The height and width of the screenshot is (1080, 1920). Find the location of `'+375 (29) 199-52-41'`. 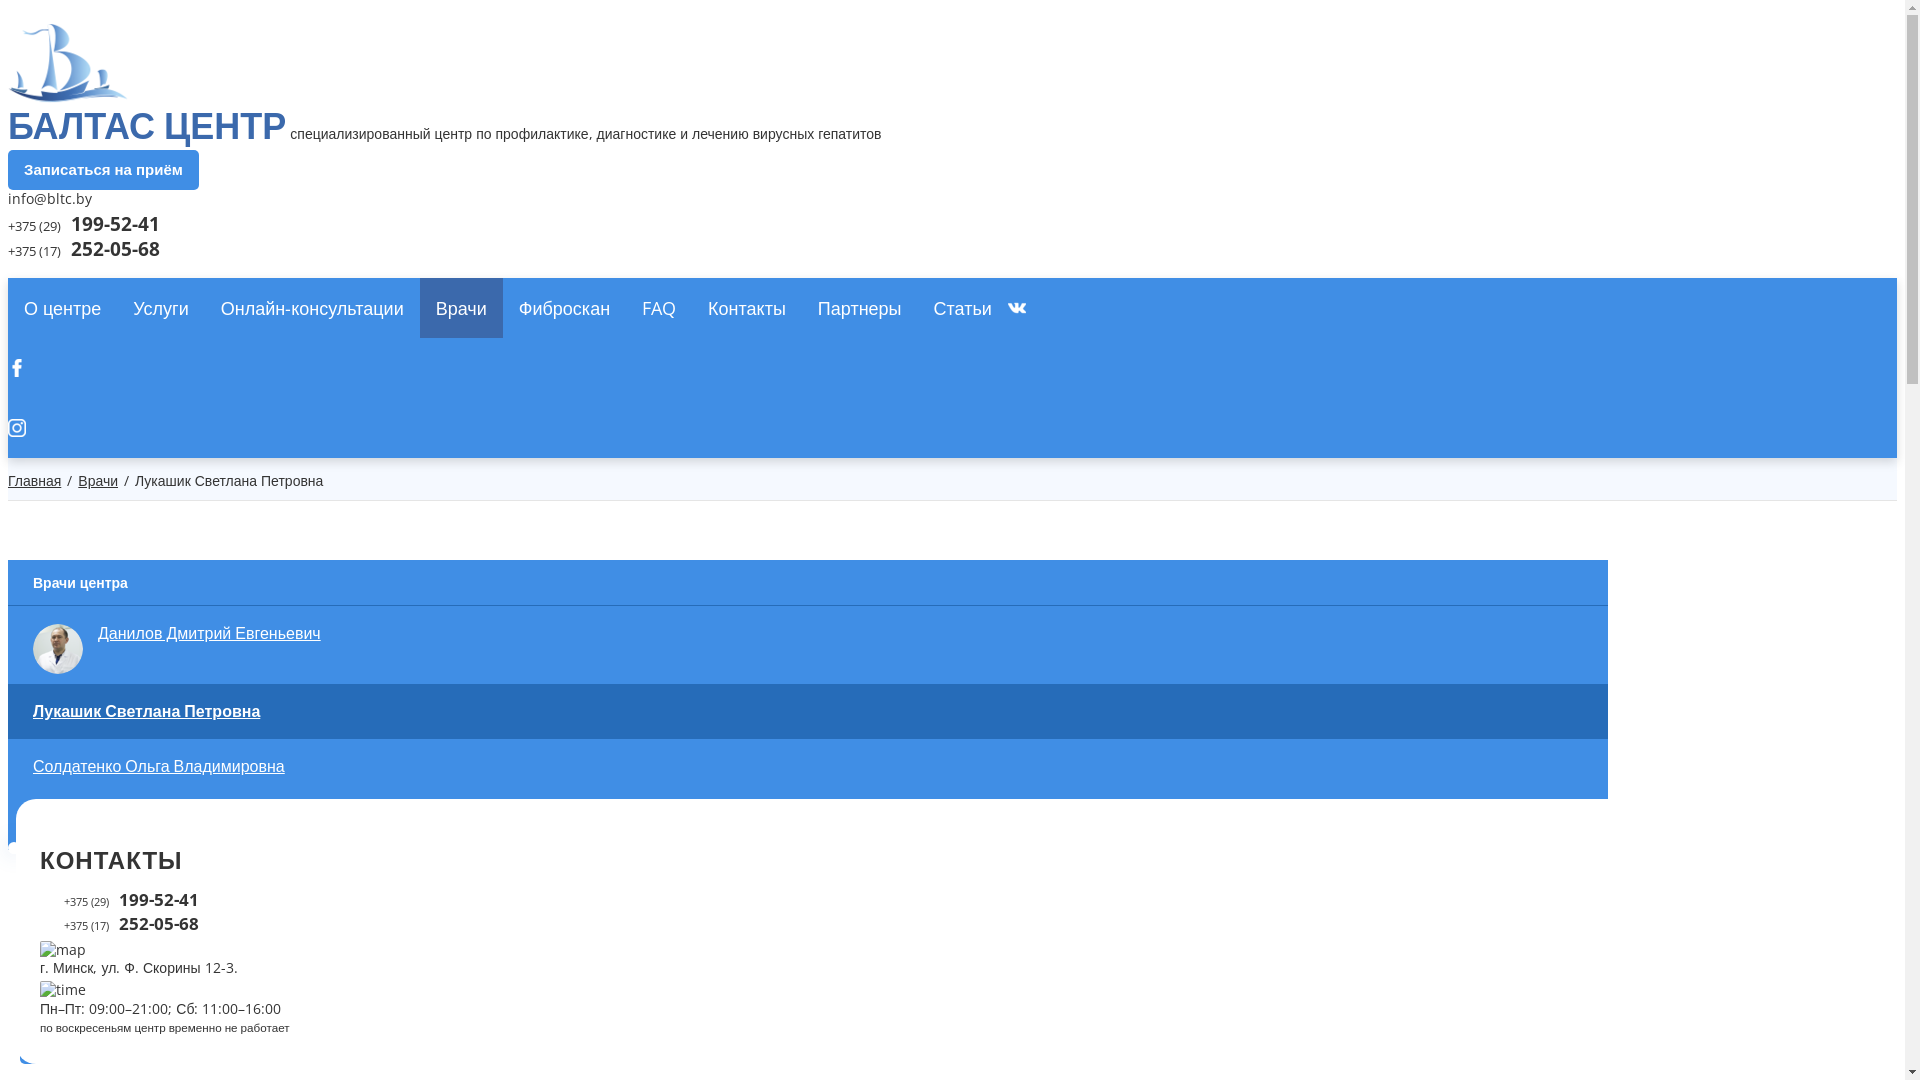

'+375 (29) 199-52-41' is located at coordinates (118, 900).